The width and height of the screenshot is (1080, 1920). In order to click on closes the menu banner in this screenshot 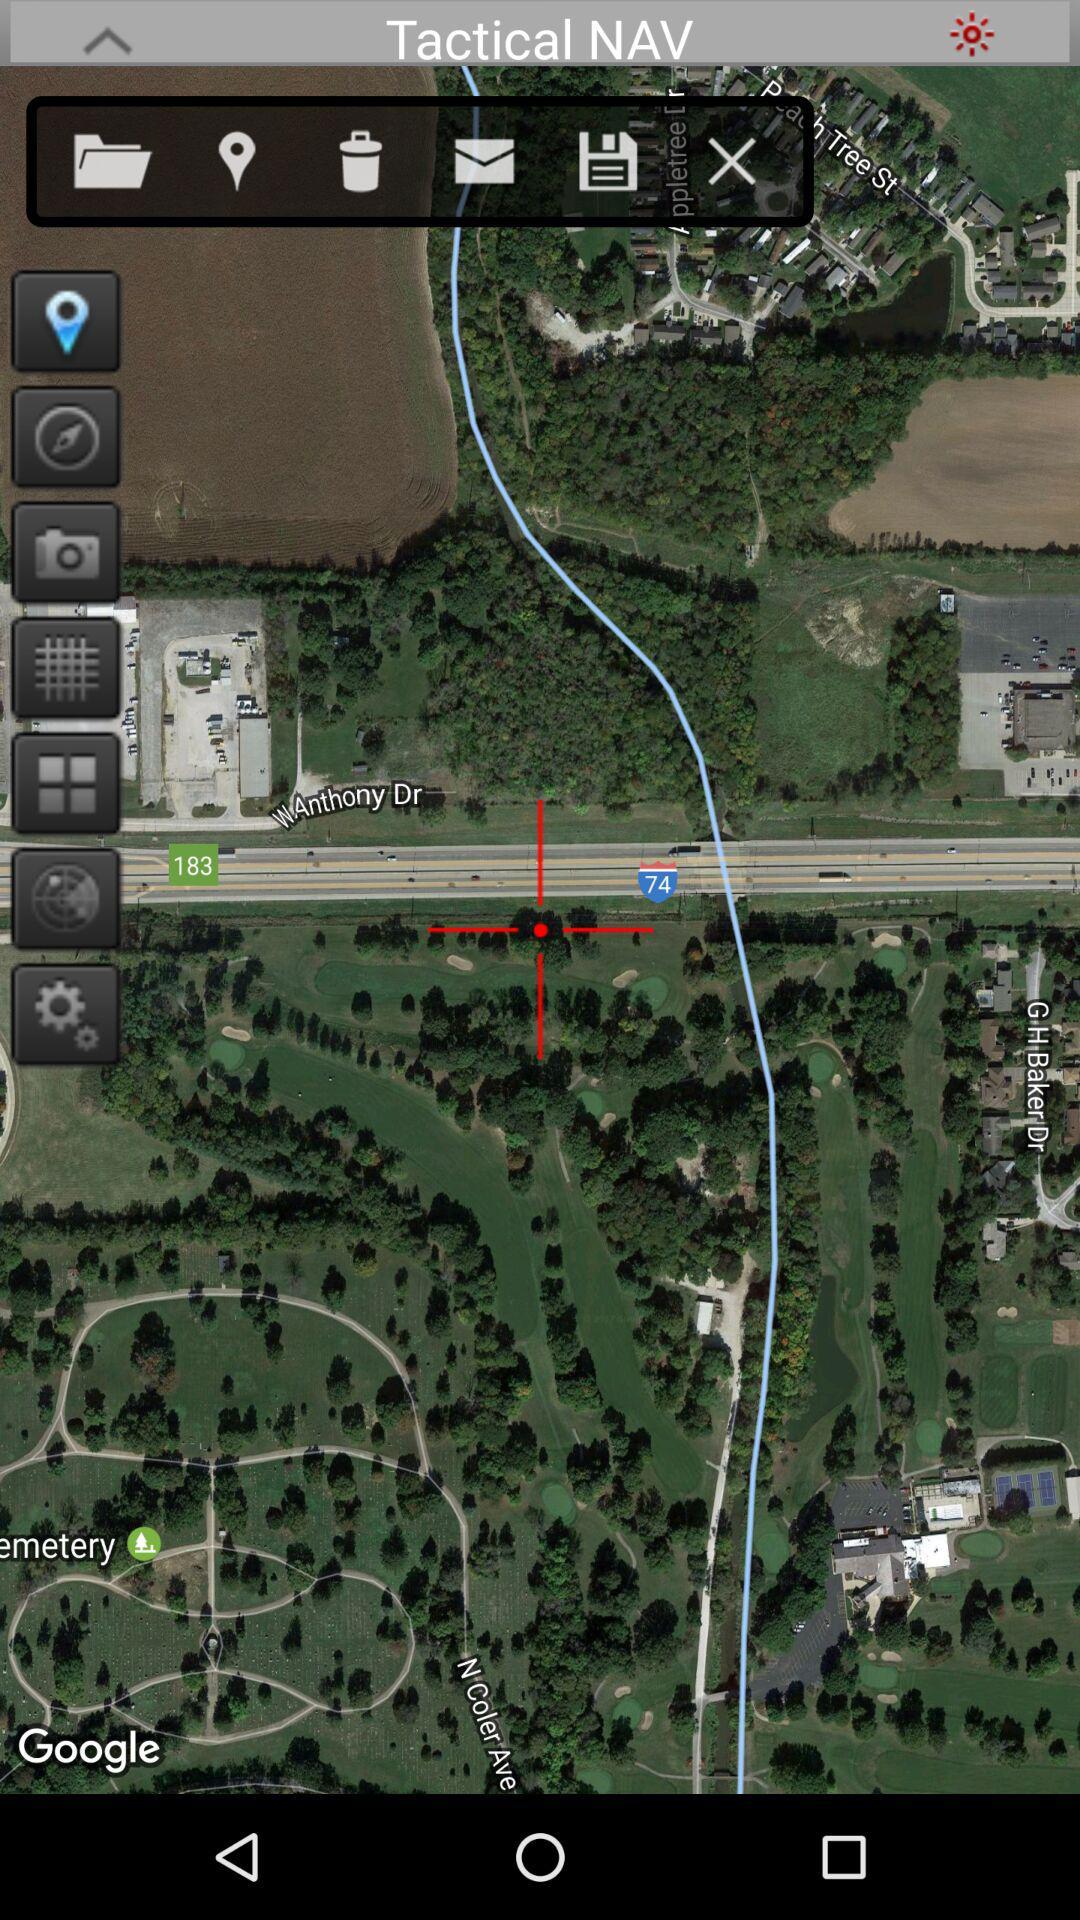, I will do `click(751, 156)`.